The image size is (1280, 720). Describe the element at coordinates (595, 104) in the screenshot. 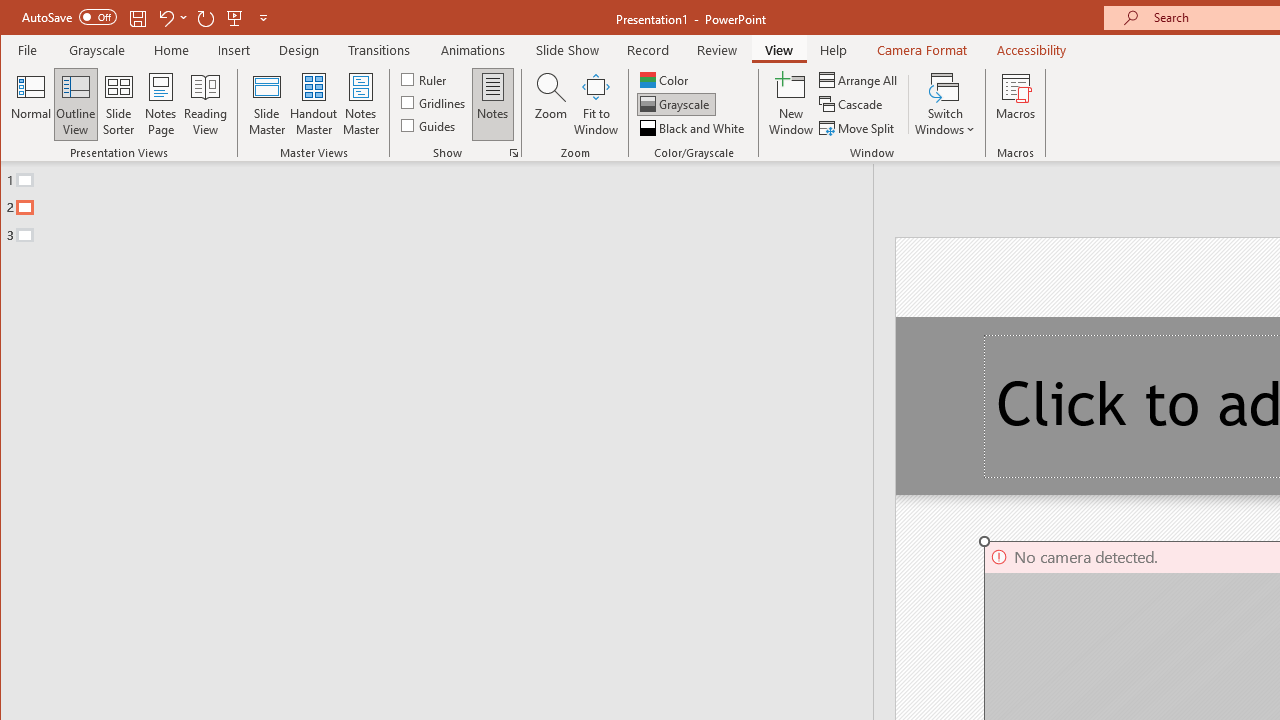

I see `'Fit to Window'` at that location.